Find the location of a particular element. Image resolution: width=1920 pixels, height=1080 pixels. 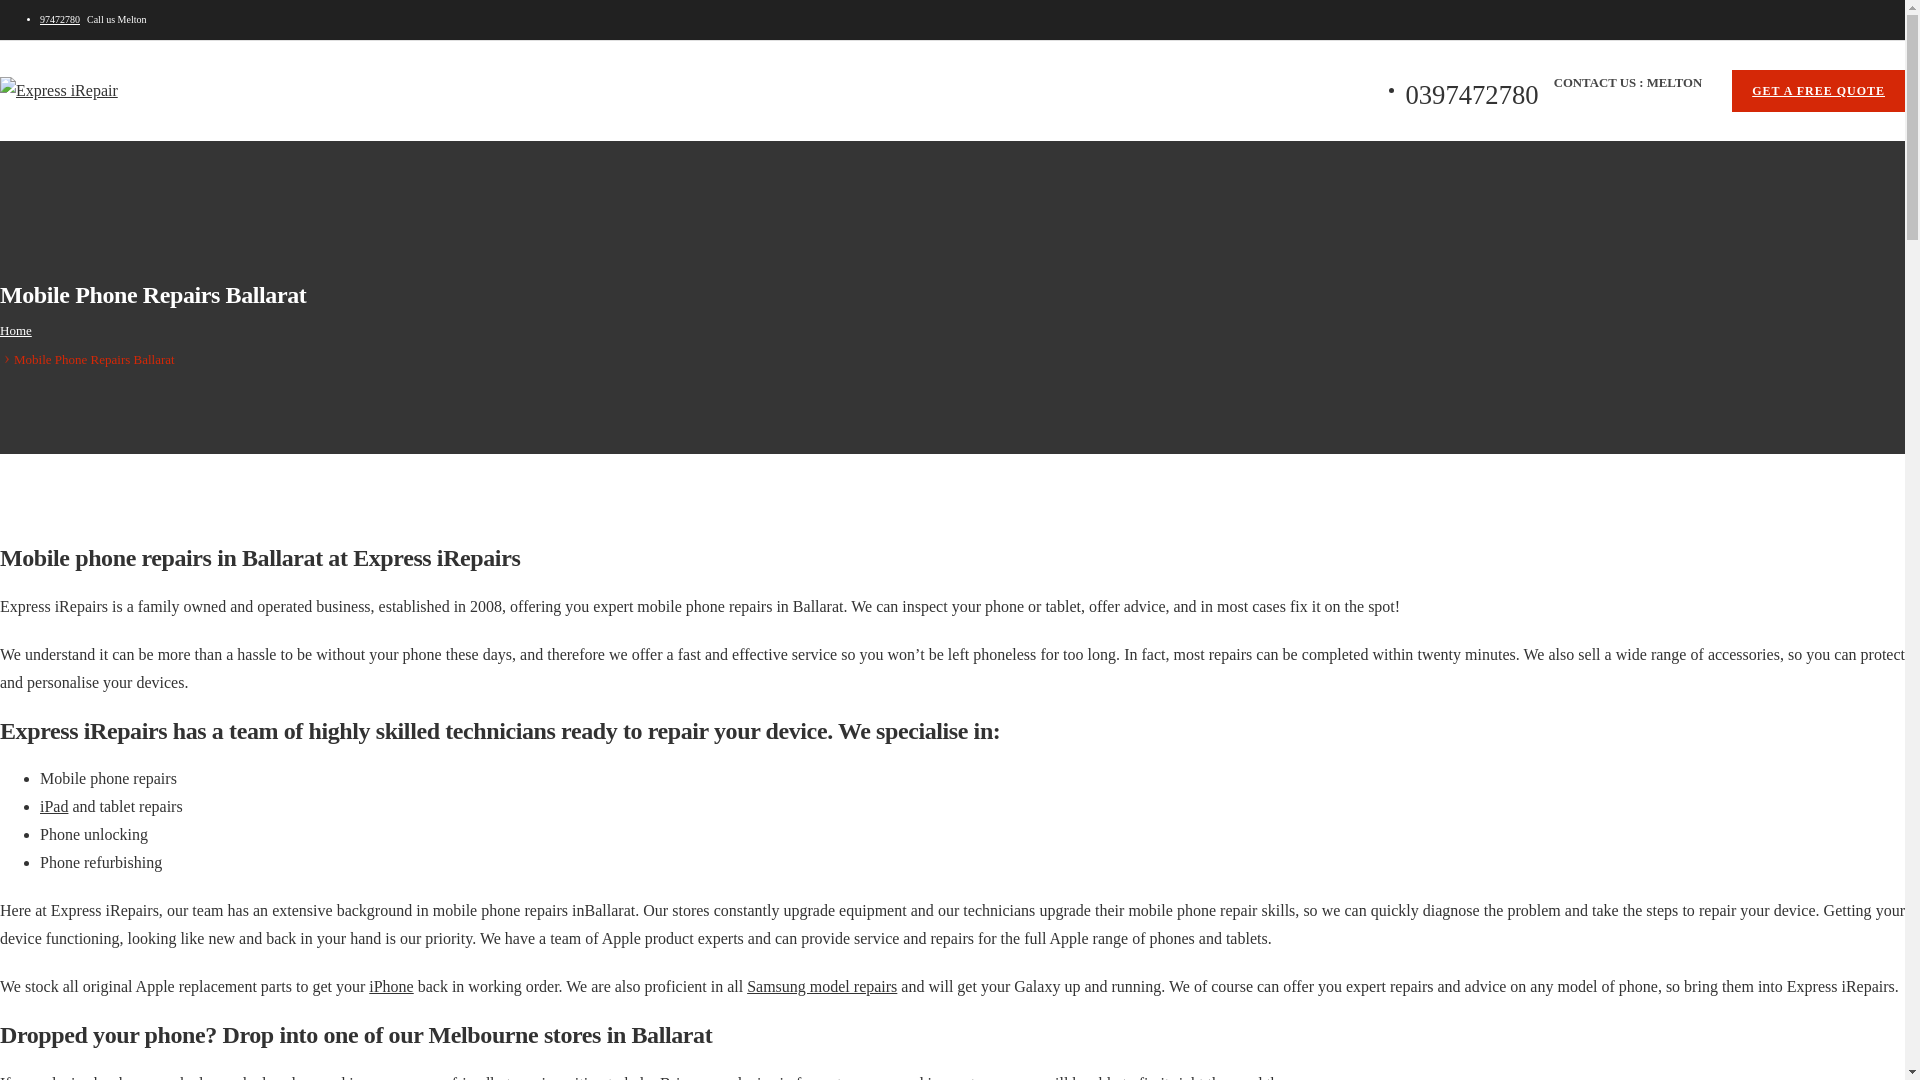

'0397472780' is located at coordinates (673, 169).